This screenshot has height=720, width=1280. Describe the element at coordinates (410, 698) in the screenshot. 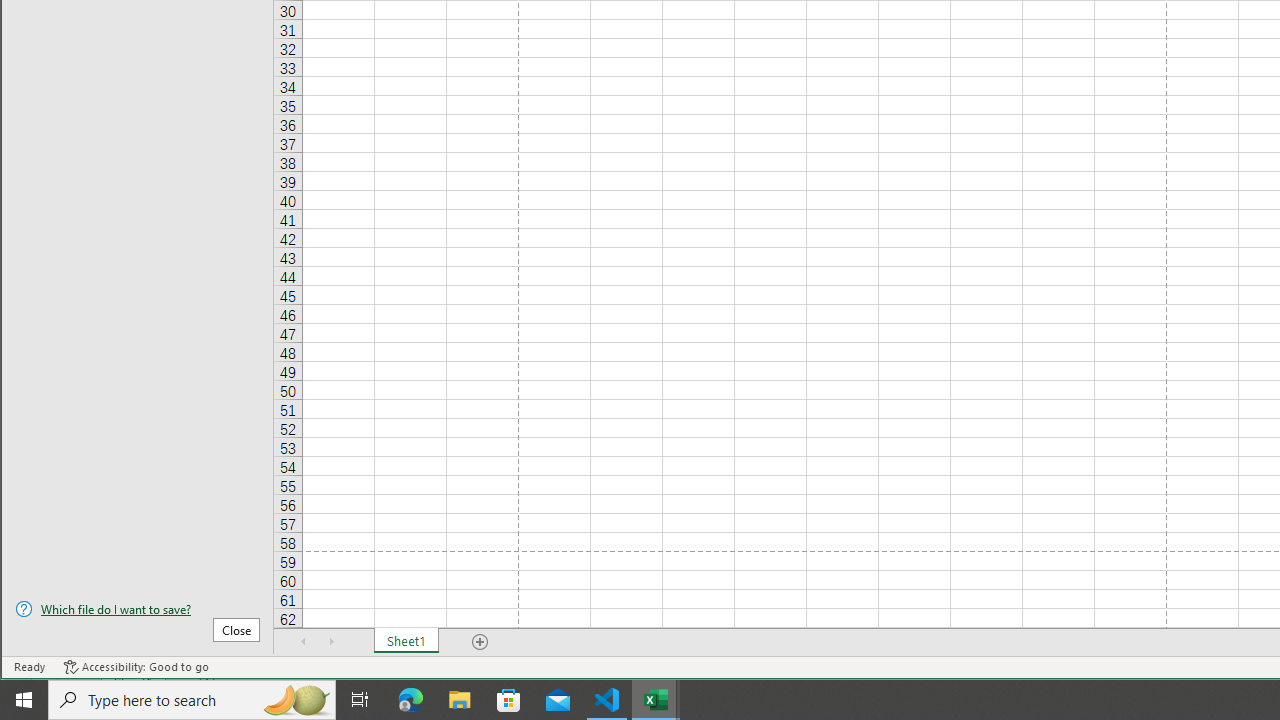

I see `'Microsoft Edge'` at that location.